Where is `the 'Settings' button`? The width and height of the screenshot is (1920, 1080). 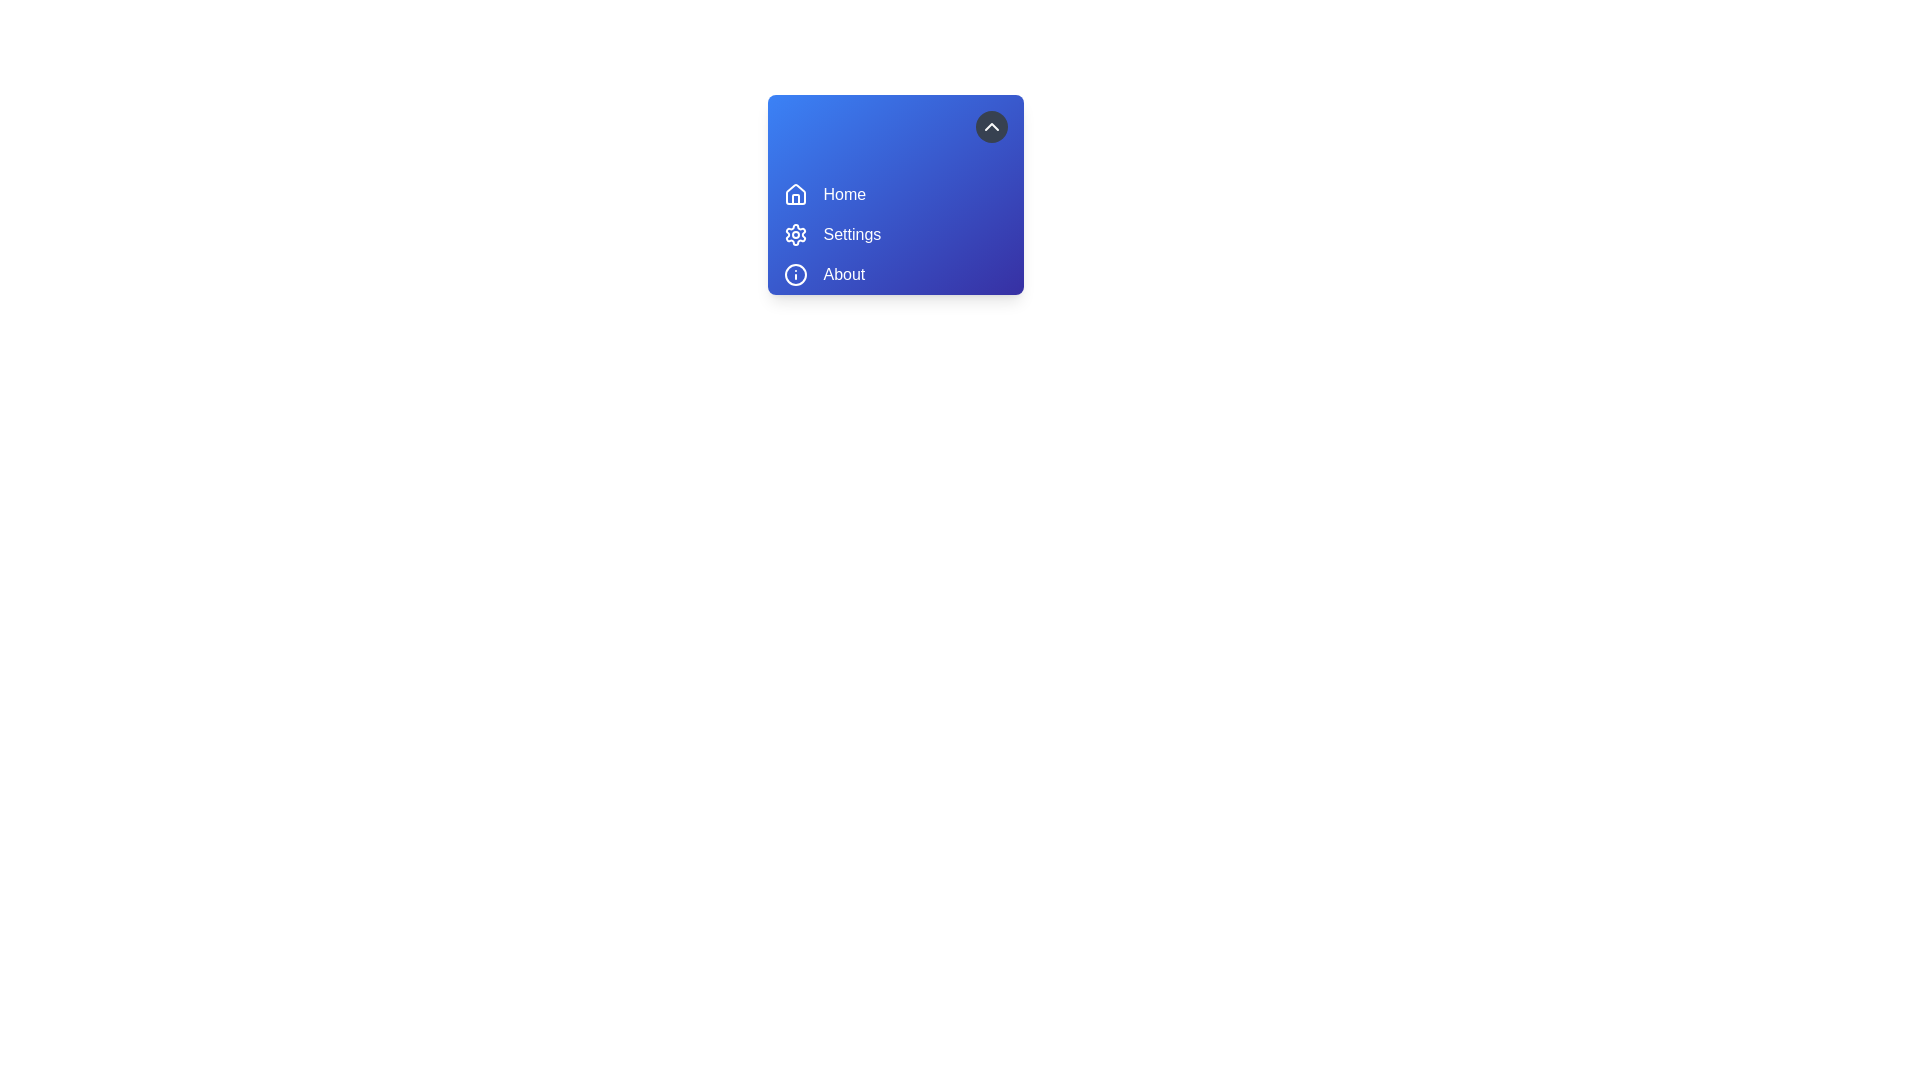
the 'Settings' button is located at coordinates (894, 234).